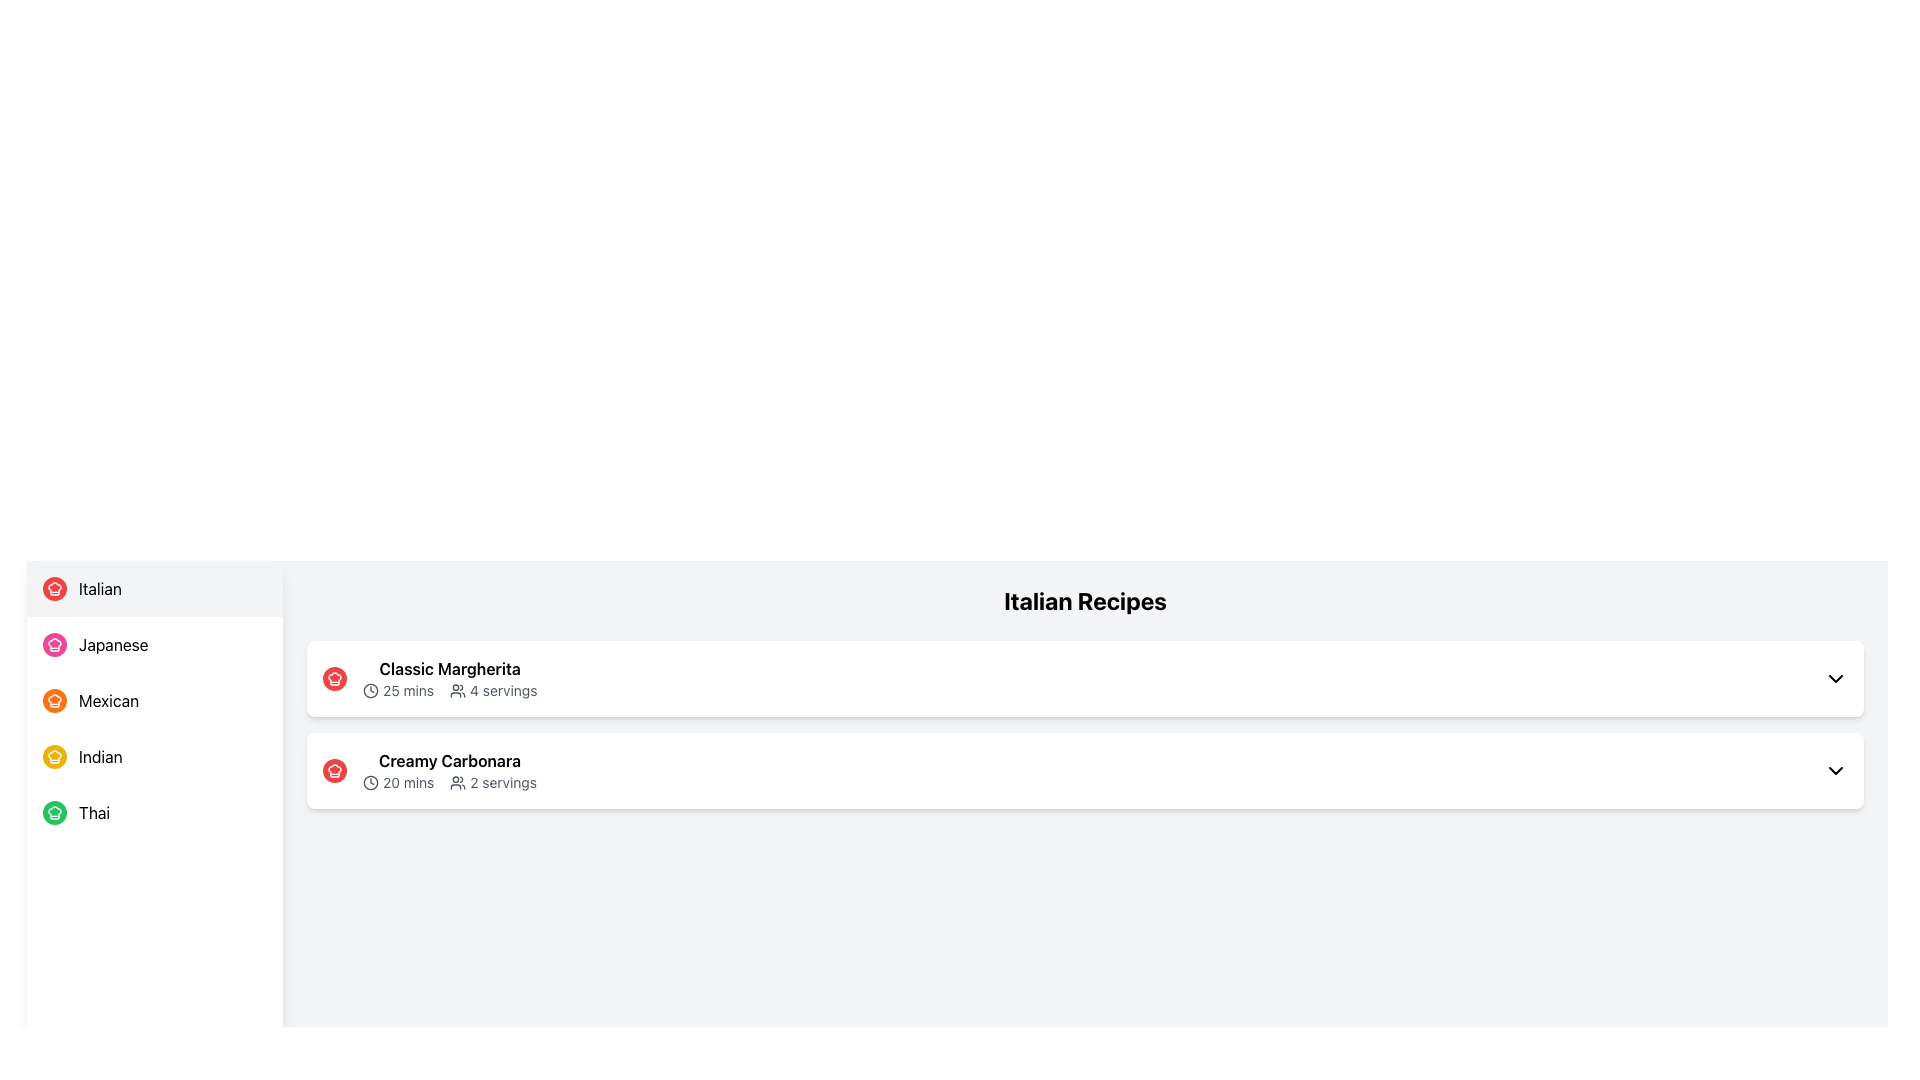  Describe the element at coordinates (457, 782) in the screenshot. I see `the servings icon located to the left of the text '2 servings' in the second recipe entry titled 'Creamy Carbonara' under the 'Italian Recipes' section` at that location.